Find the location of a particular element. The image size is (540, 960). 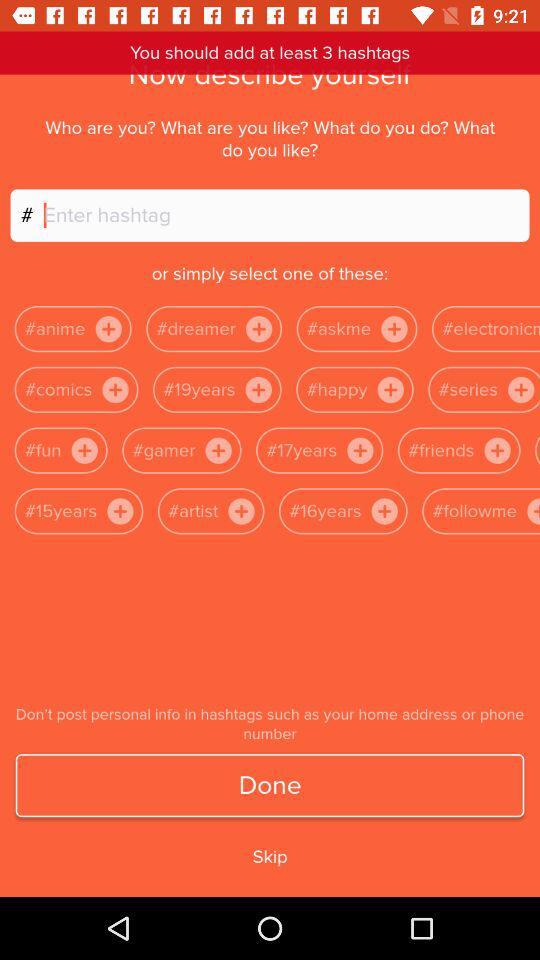

add button in fun box is located at coordinates (83, 451).